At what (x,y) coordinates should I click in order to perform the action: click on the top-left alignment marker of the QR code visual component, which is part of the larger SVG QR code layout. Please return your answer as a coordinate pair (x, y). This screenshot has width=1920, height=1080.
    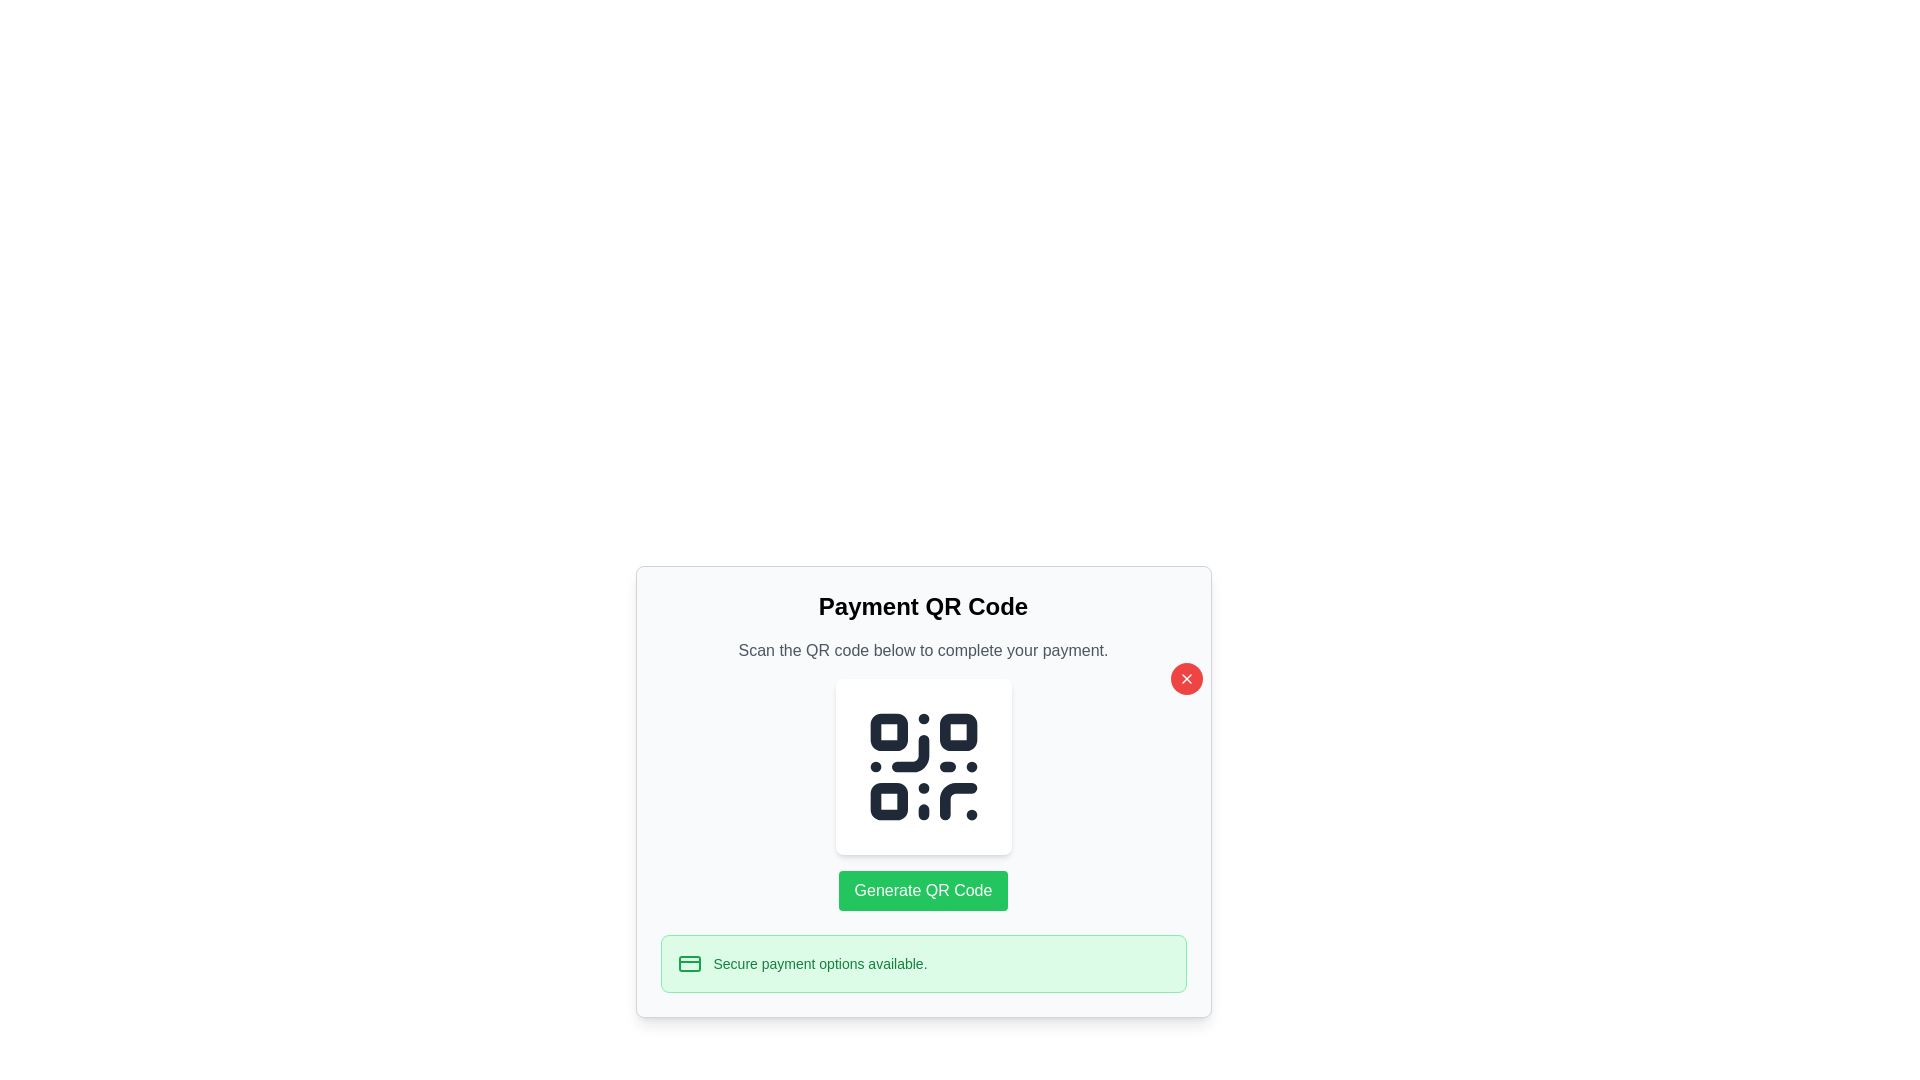
    Looking at the image, I should click on (887, 732).